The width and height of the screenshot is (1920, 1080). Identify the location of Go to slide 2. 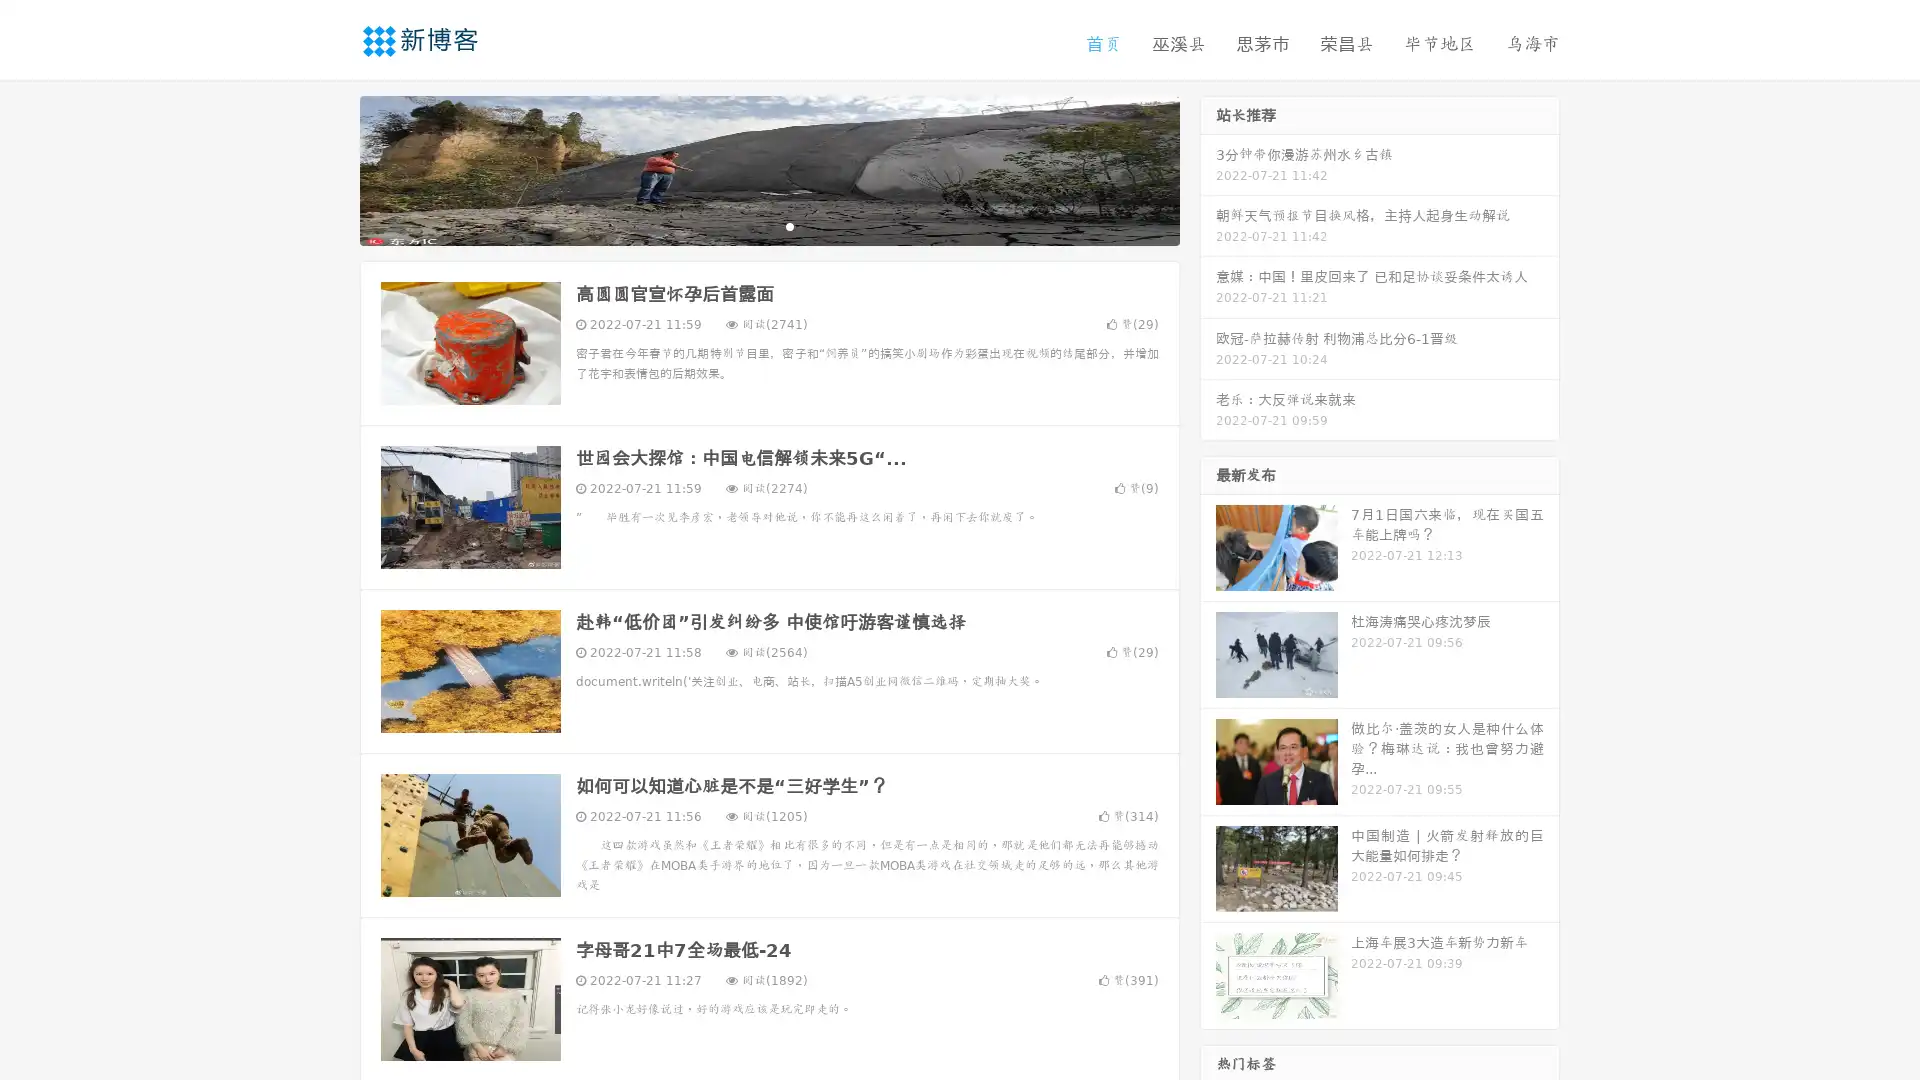
(768, 225).